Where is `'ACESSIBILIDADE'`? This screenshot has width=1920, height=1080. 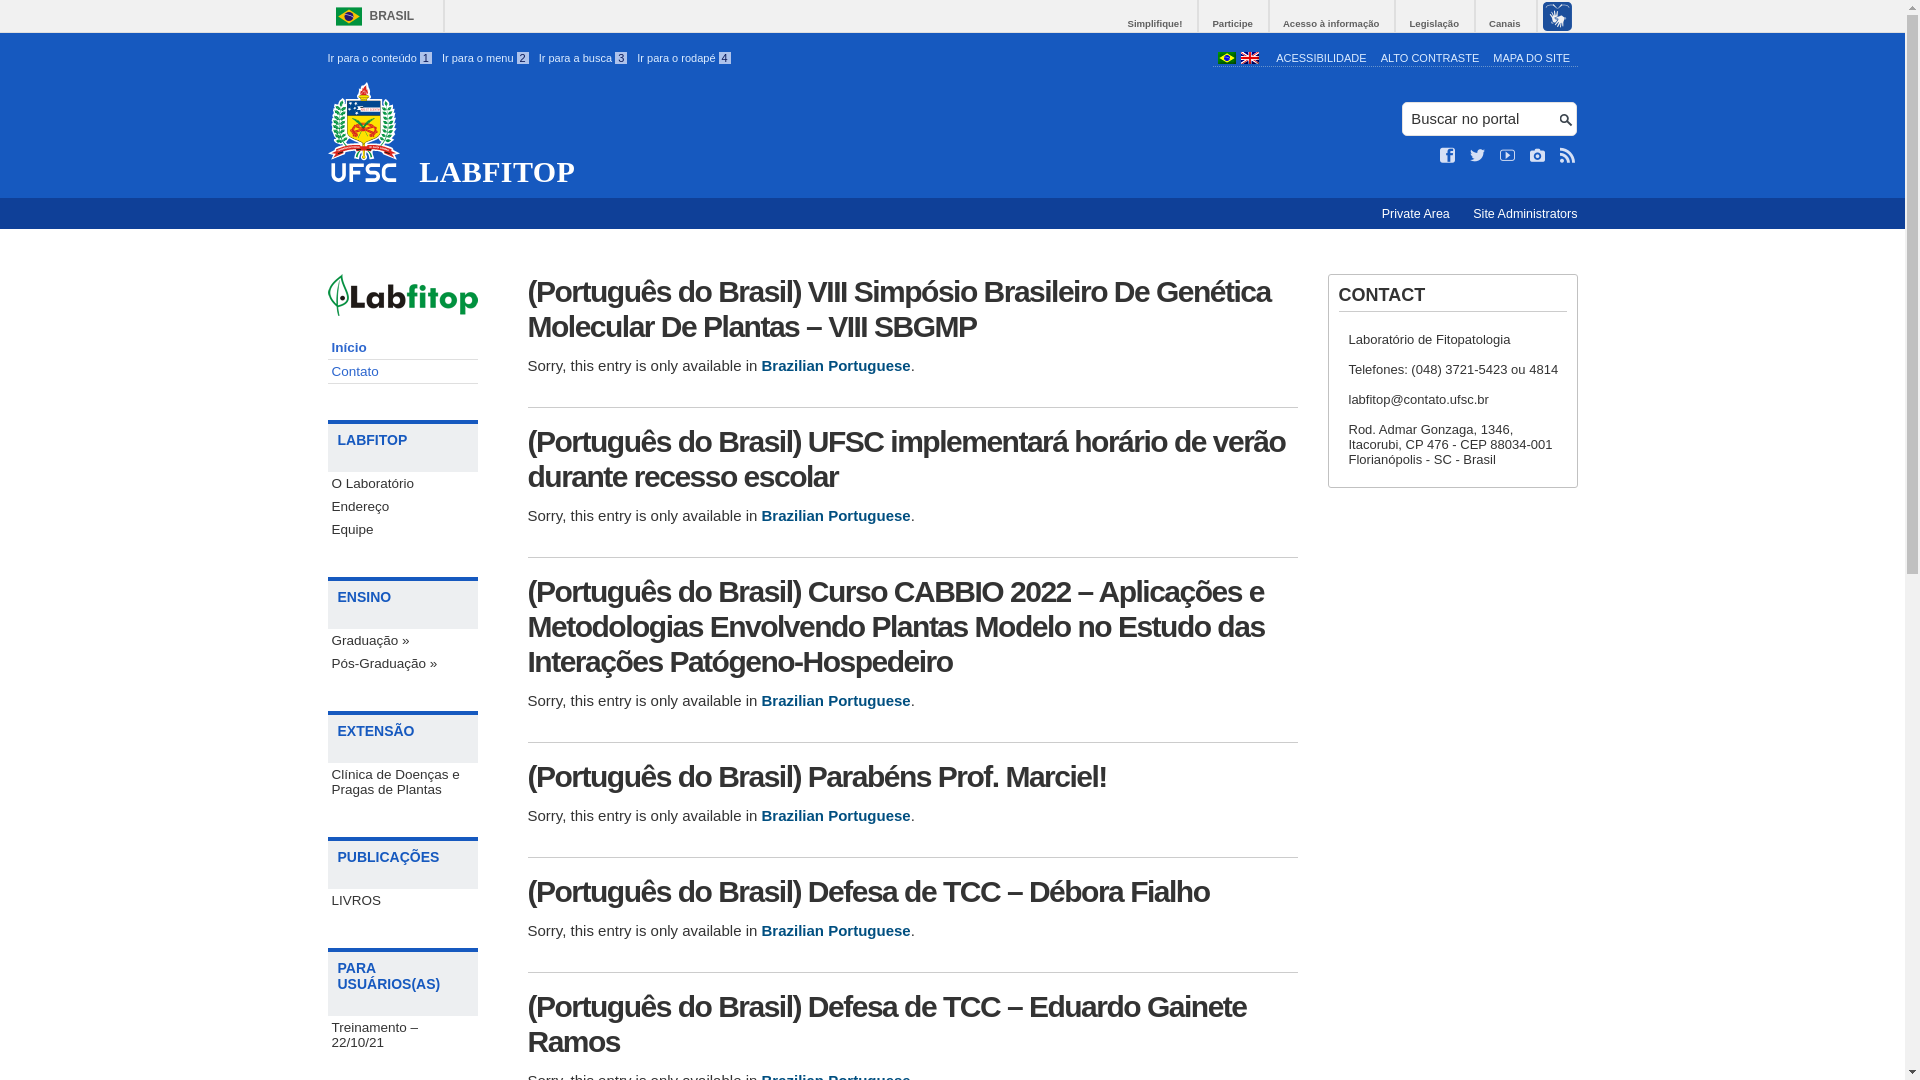 'ACESSIBILIDADE' is located at coordinates (1320, 56).